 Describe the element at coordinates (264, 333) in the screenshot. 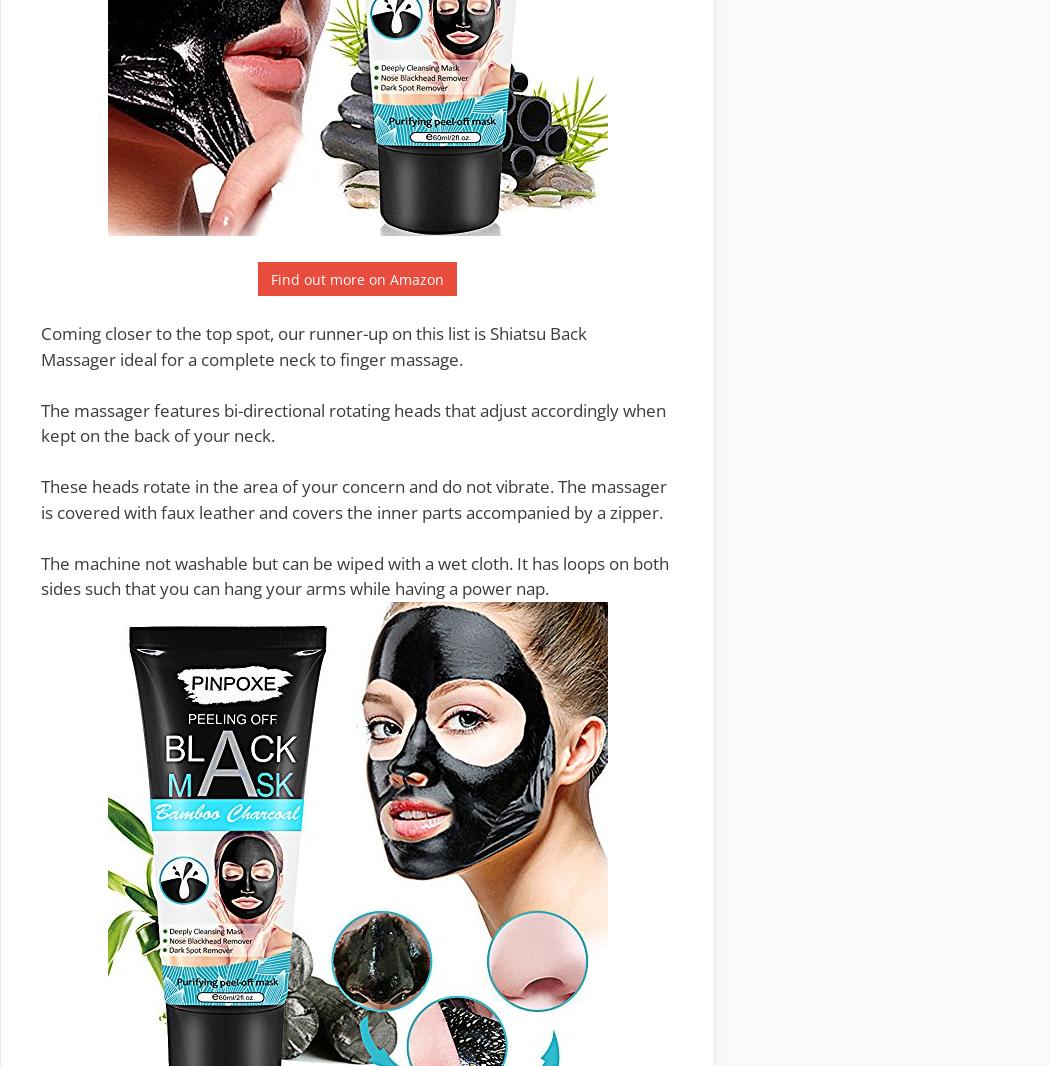

I see `'Coming closer to the top spot, our runner-up on this list is'` at that location.